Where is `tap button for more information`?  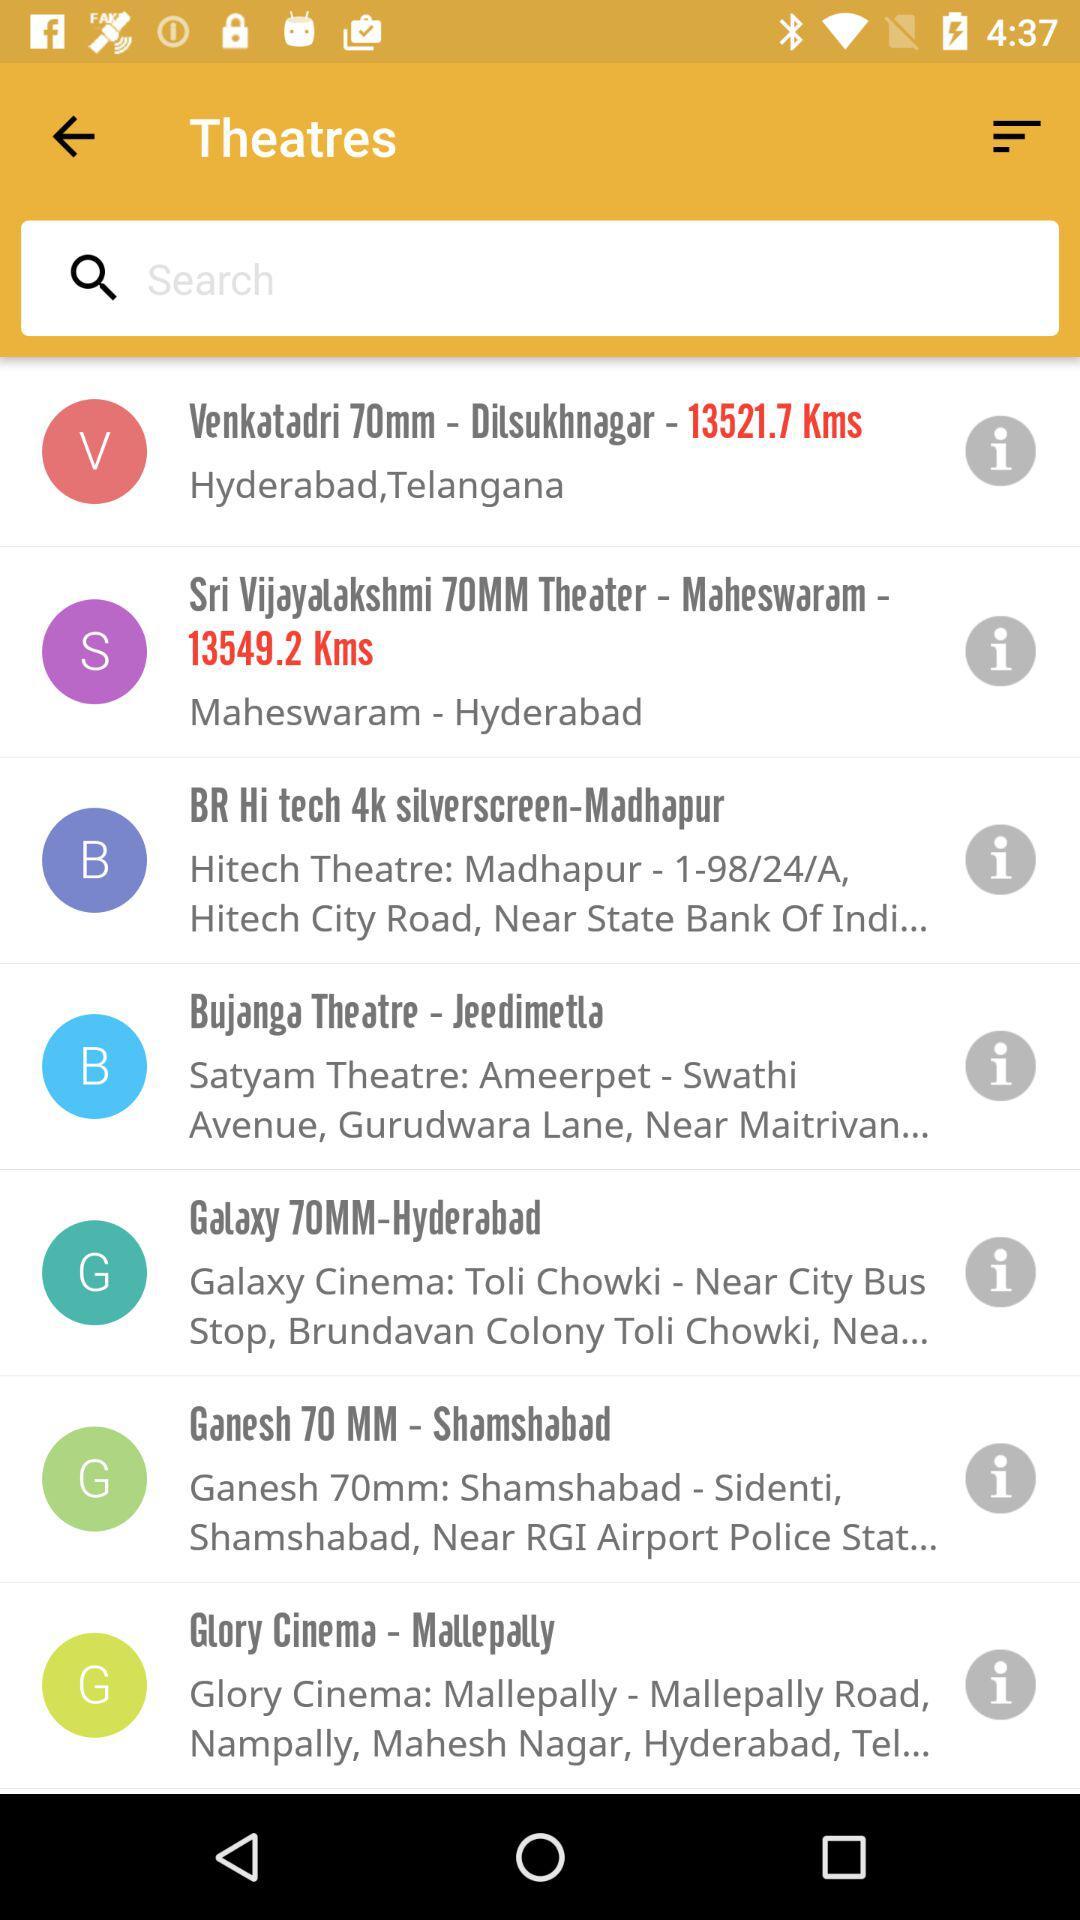
tap button for more information is located at coordinates (1001, 1271).